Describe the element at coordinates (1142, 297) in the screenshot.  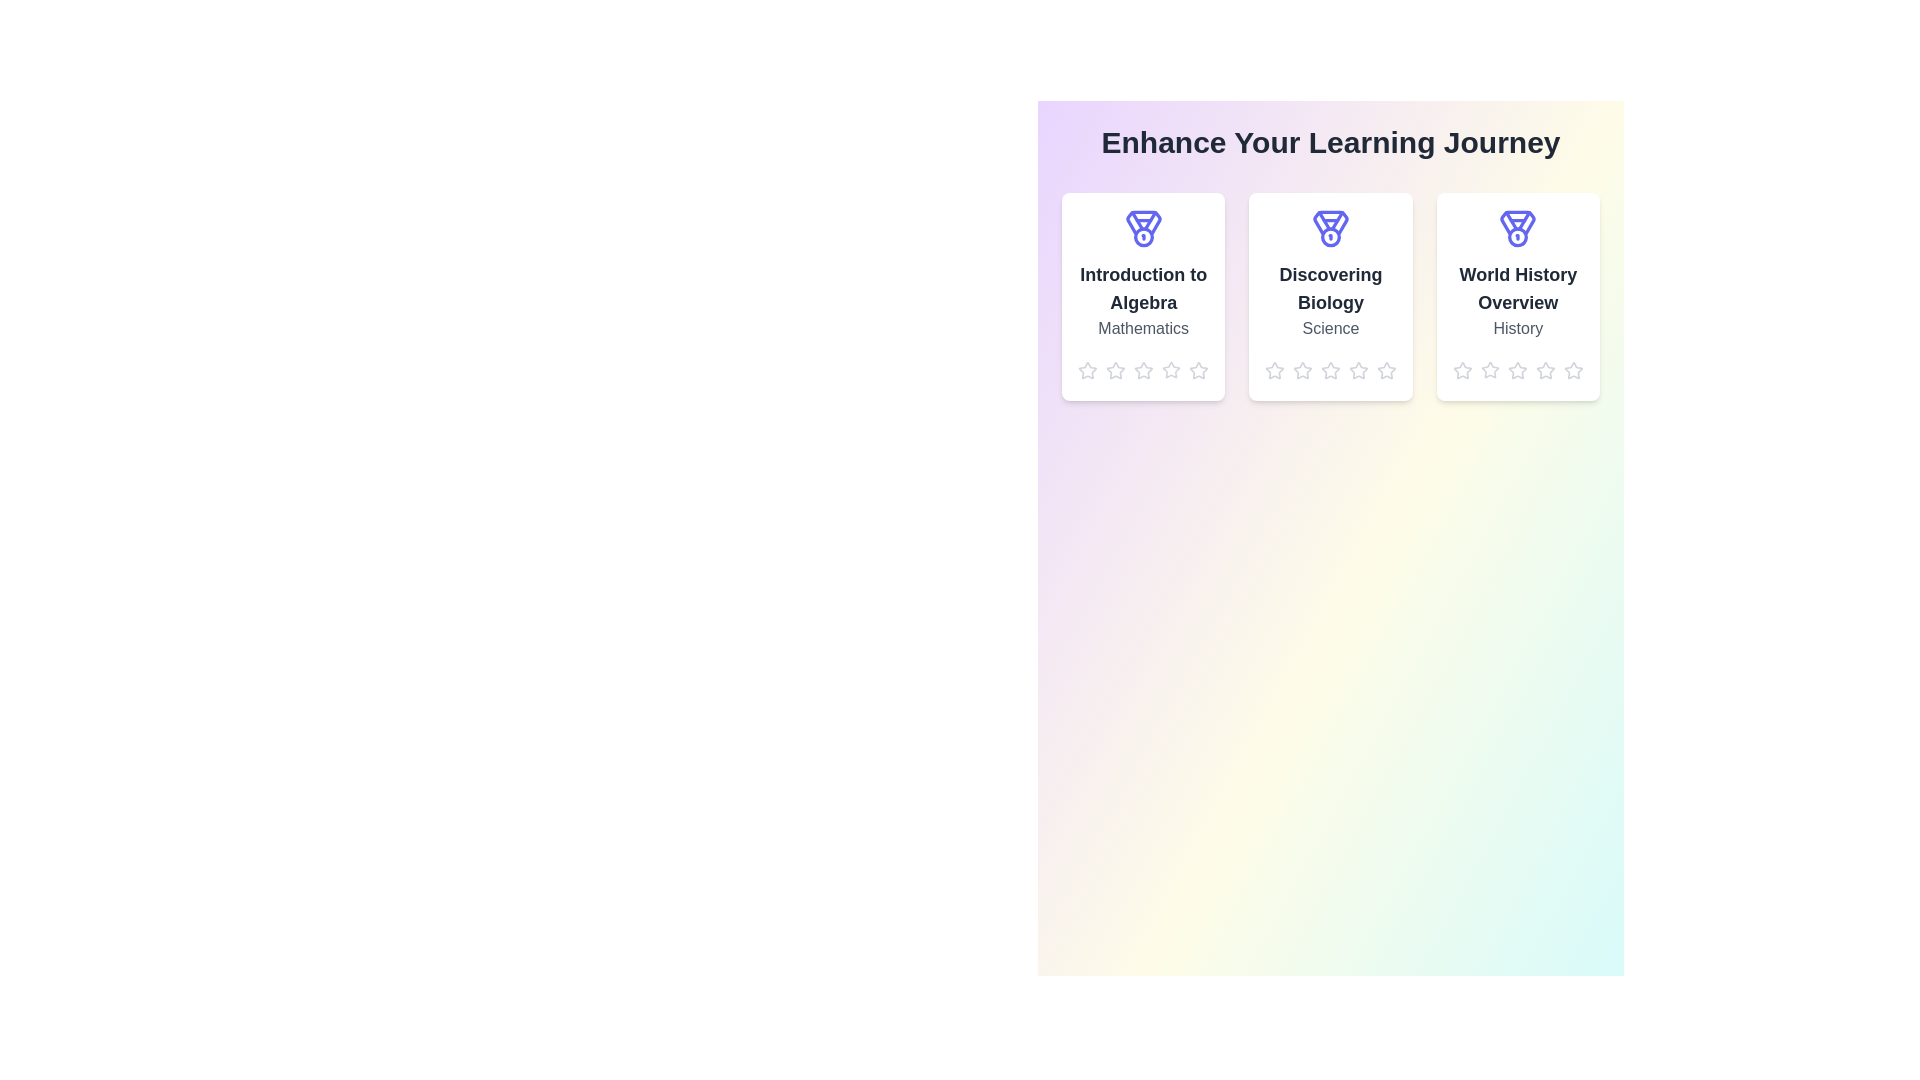
I see `the card for the module titled 'Introduction to Algebra'` at that location.